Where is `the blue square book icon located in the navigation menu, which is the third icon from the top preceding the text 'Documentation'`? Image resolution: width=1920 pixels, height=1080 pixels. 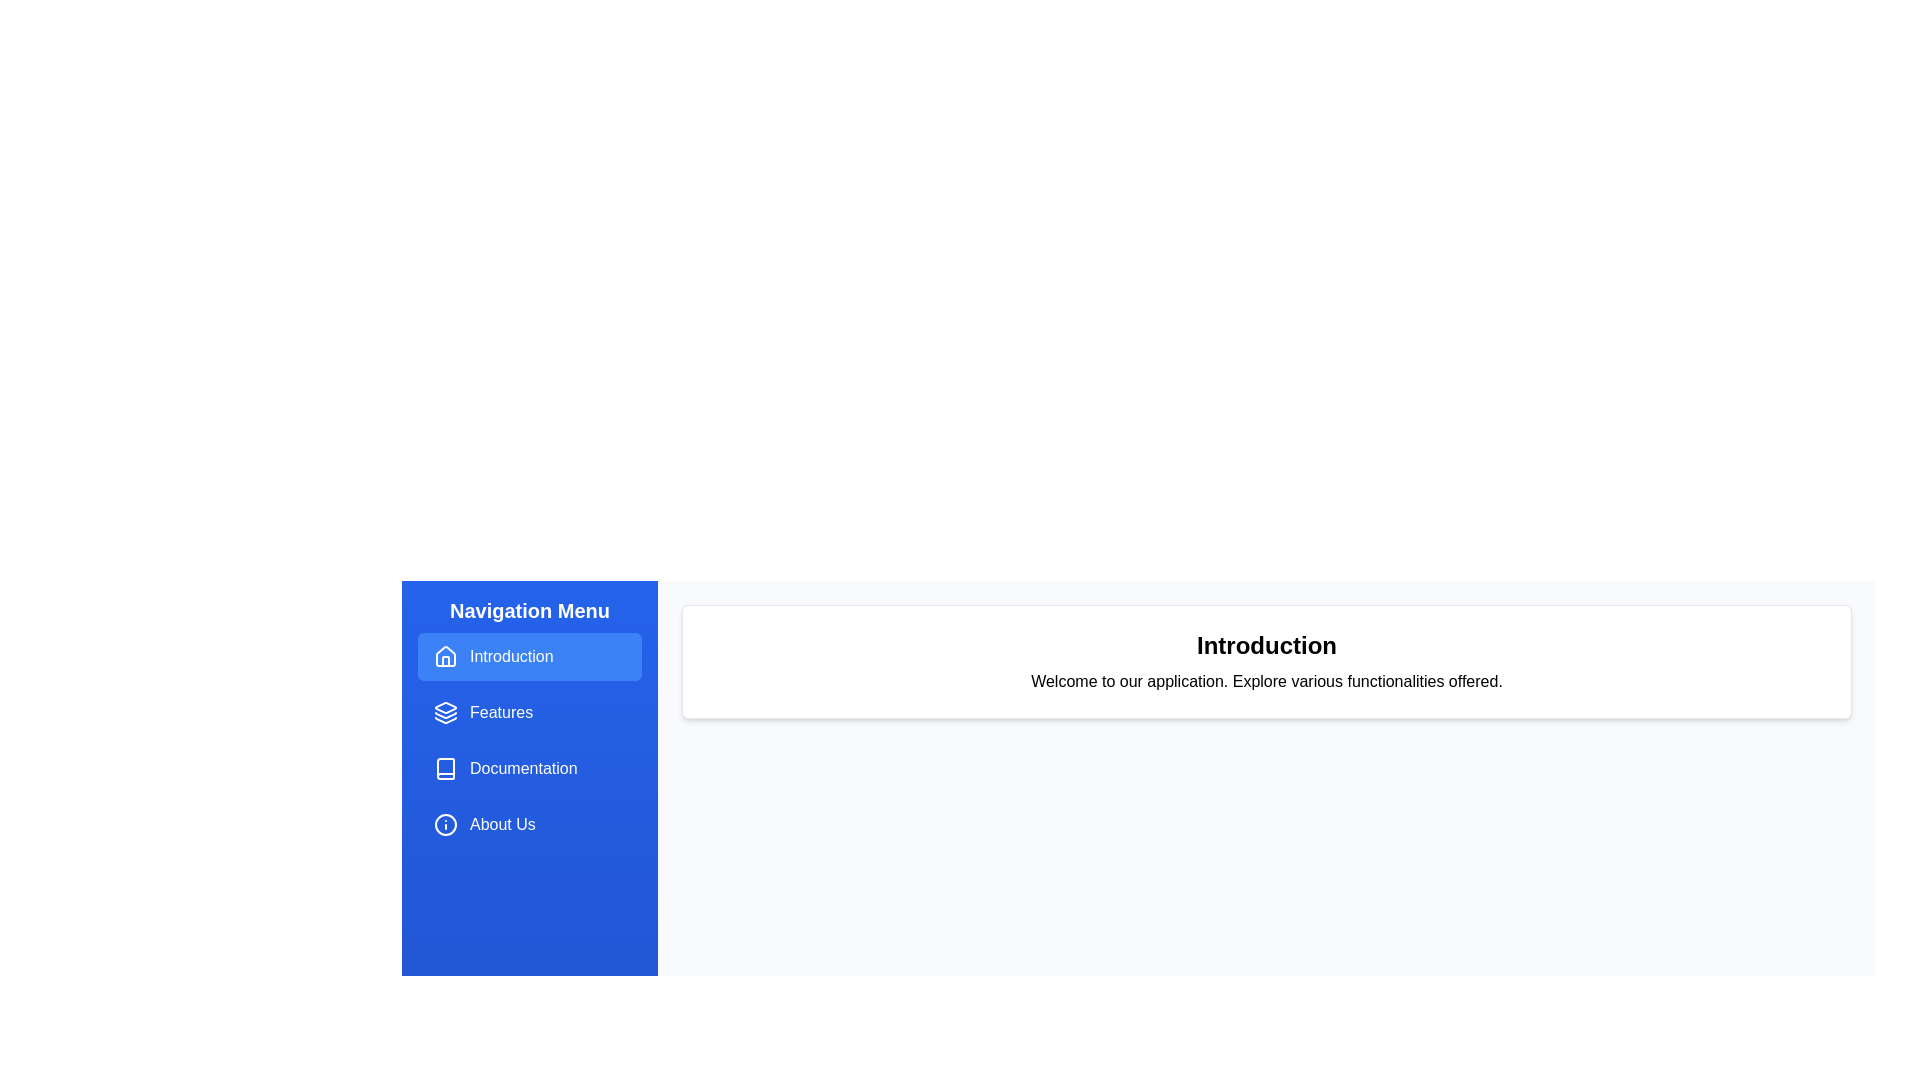
the blue square book icon located in the navigation menu, which is the third icon from the top preceding the text 'Documentation' is located at coordinates (445, 767).